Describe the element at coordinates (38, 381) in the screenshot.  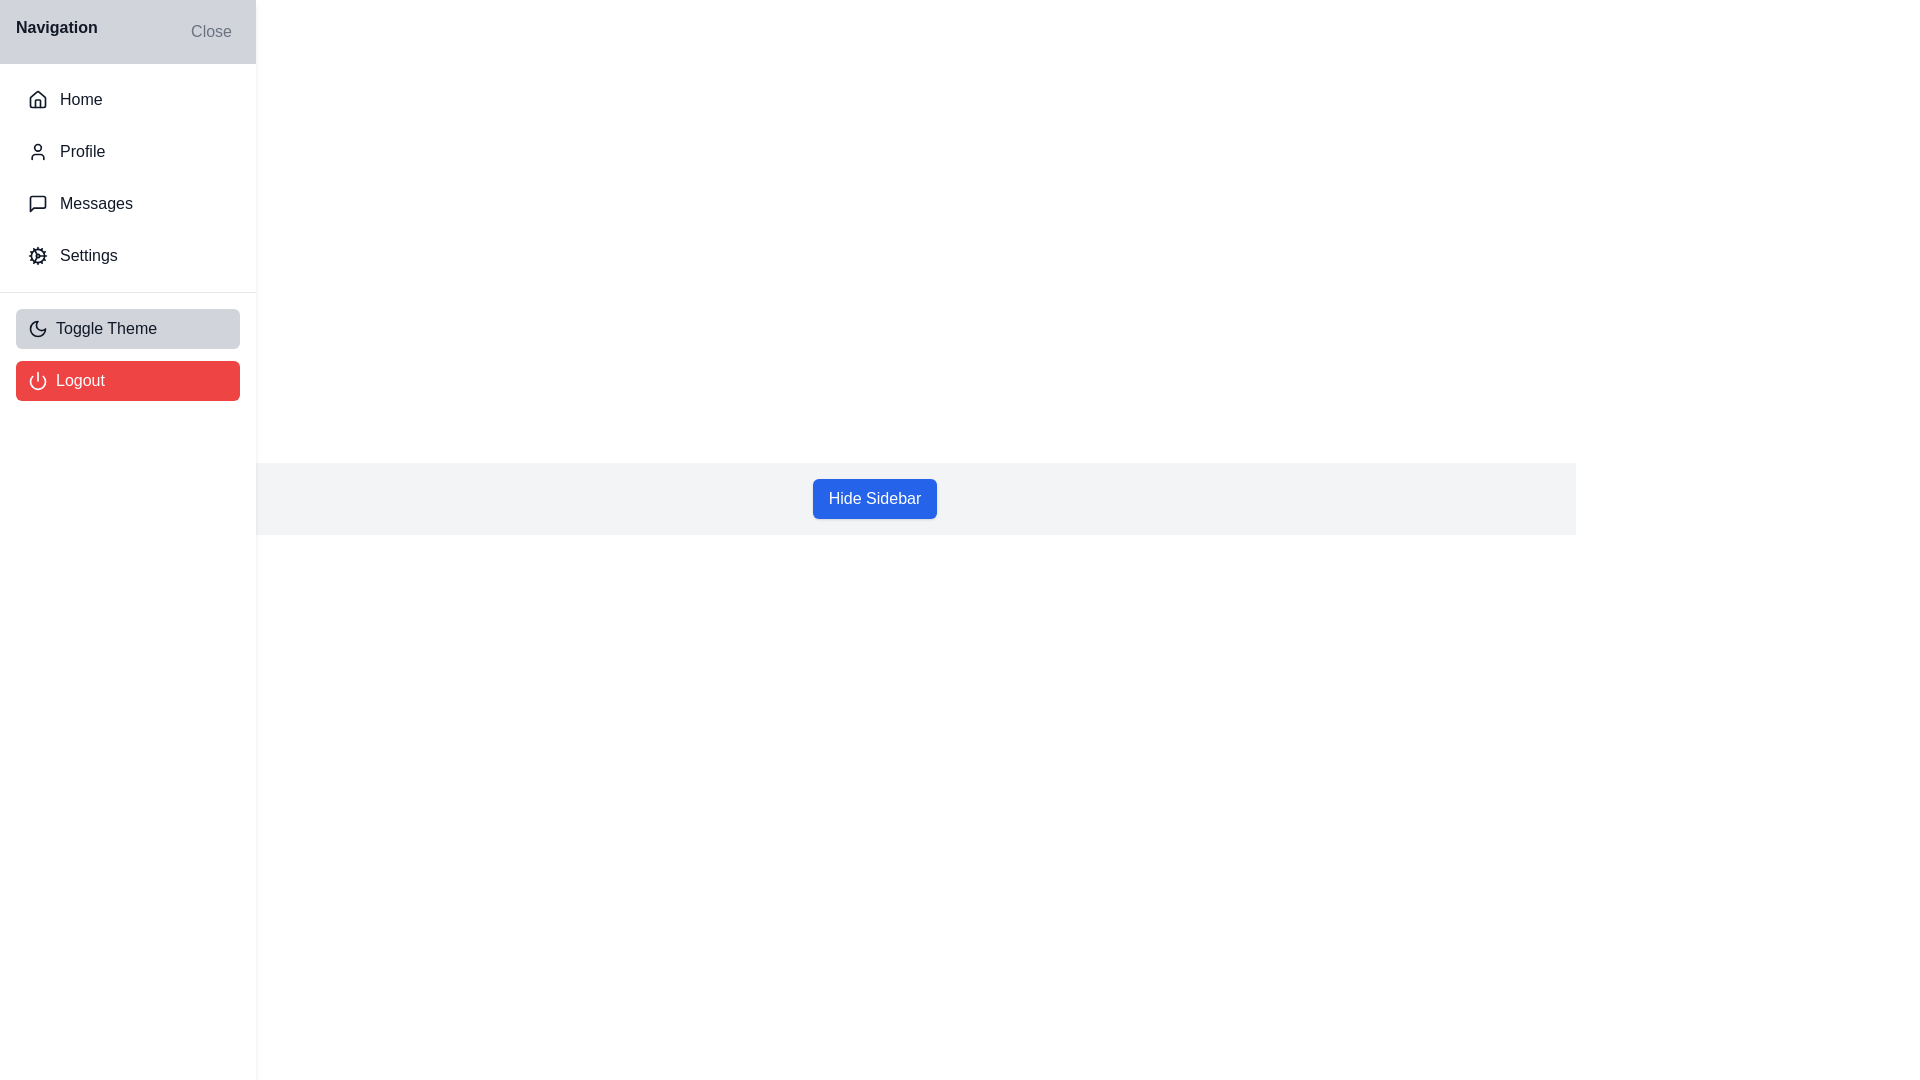
I see `the Logout icon located within the Logout button on the vertical navigation sidebar` at that location.